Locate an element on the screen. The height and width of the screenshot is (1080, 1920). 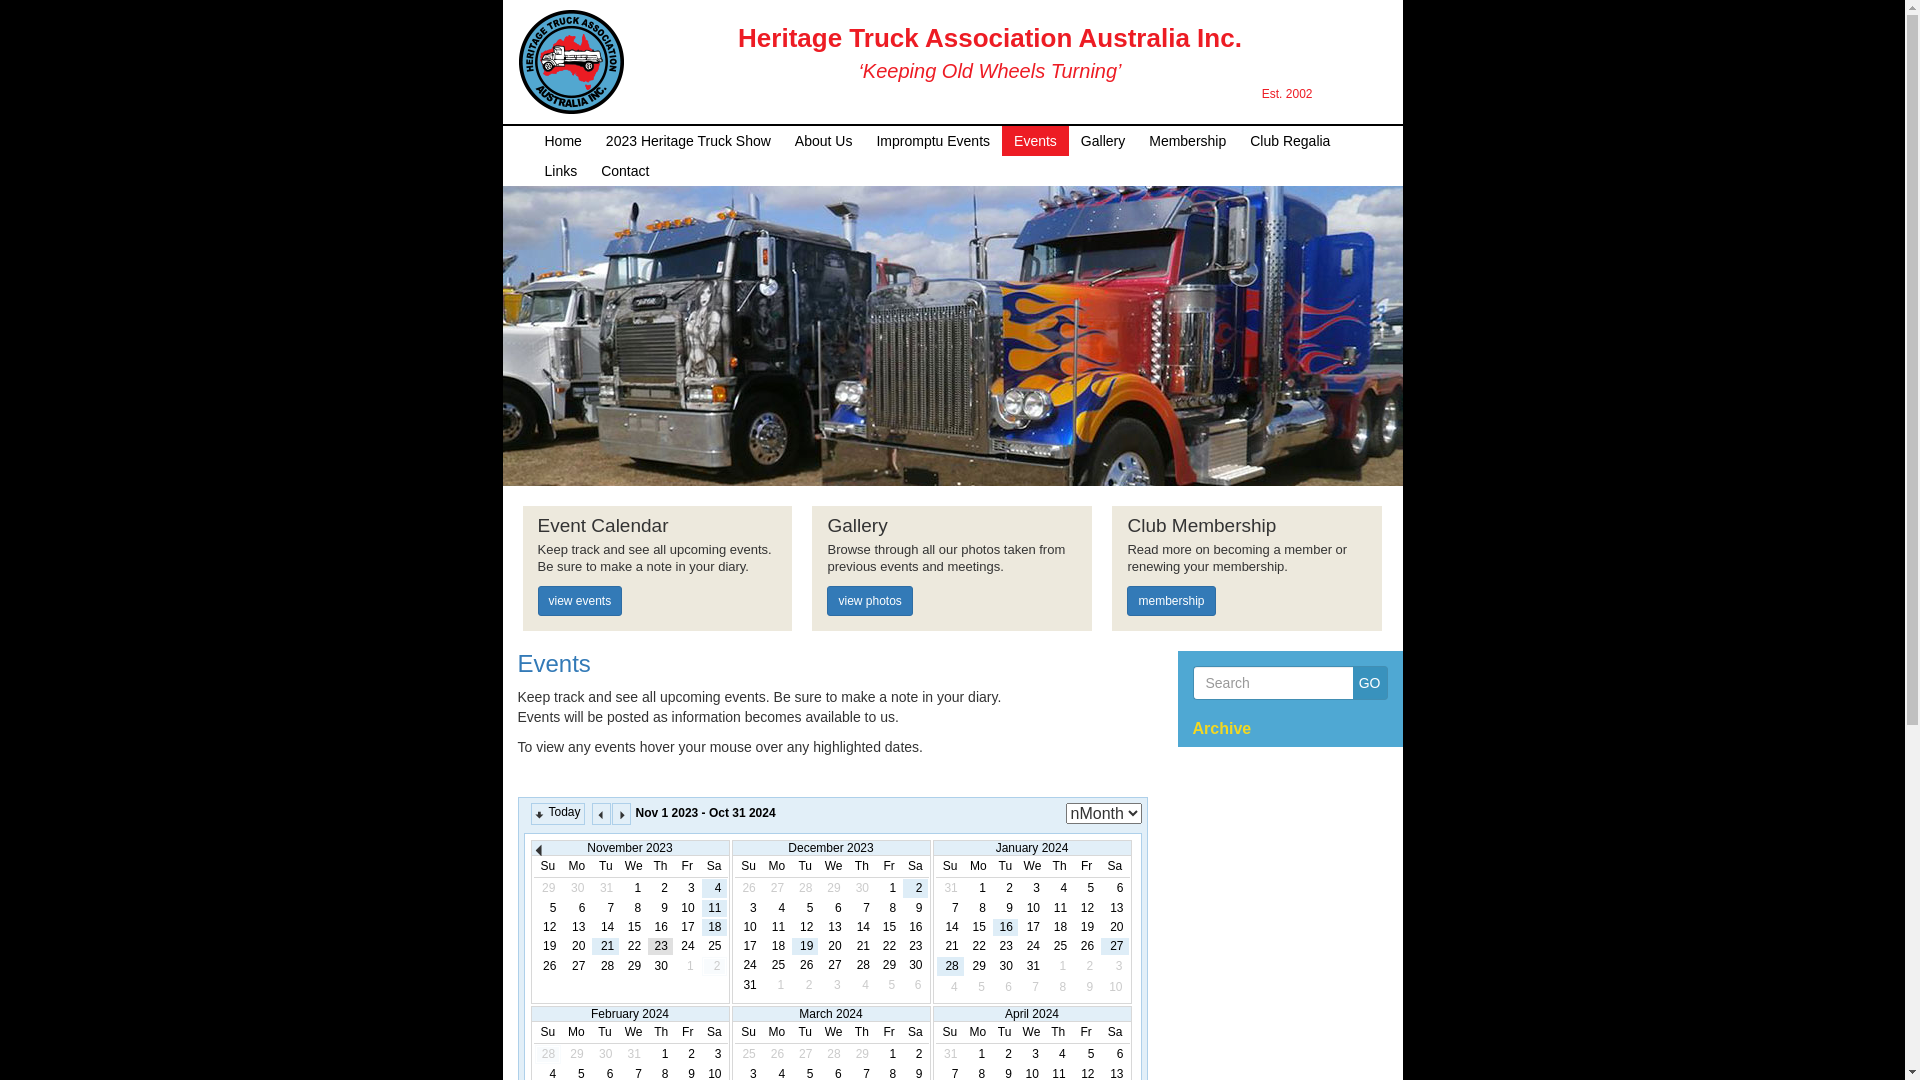
'17' is located at coordinates (747, 945).